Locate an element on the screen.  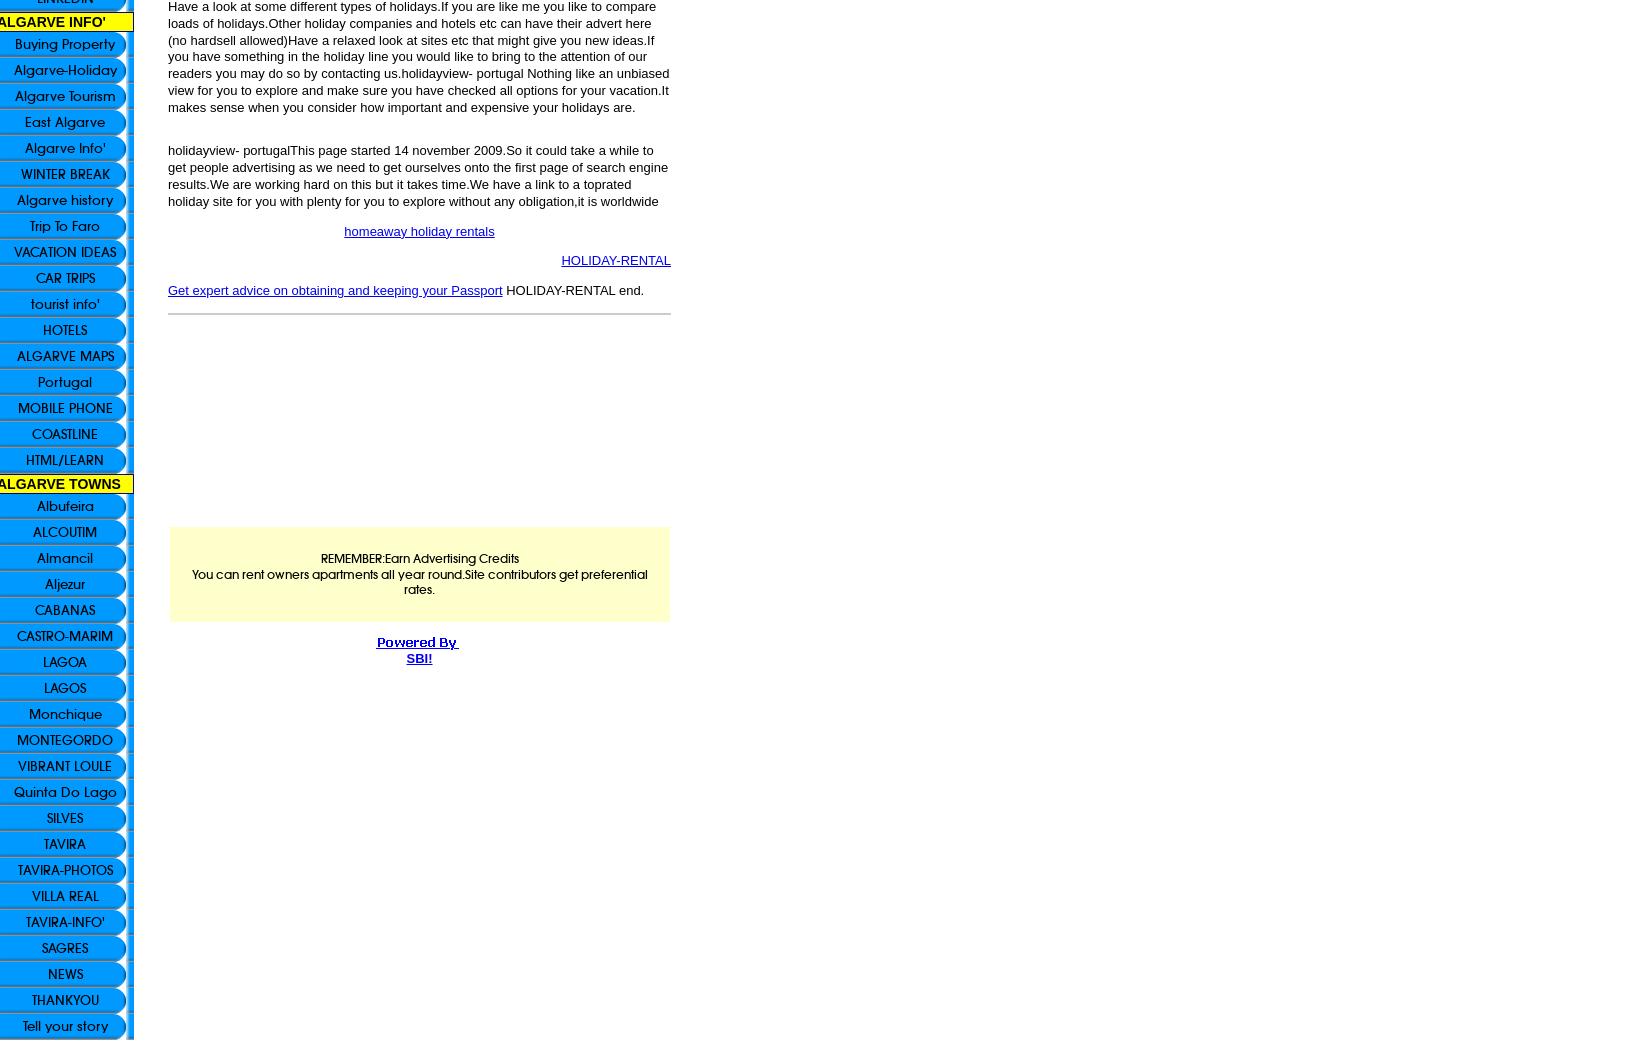
'MOBILE PHONE' is located at coordinates (16, 407).